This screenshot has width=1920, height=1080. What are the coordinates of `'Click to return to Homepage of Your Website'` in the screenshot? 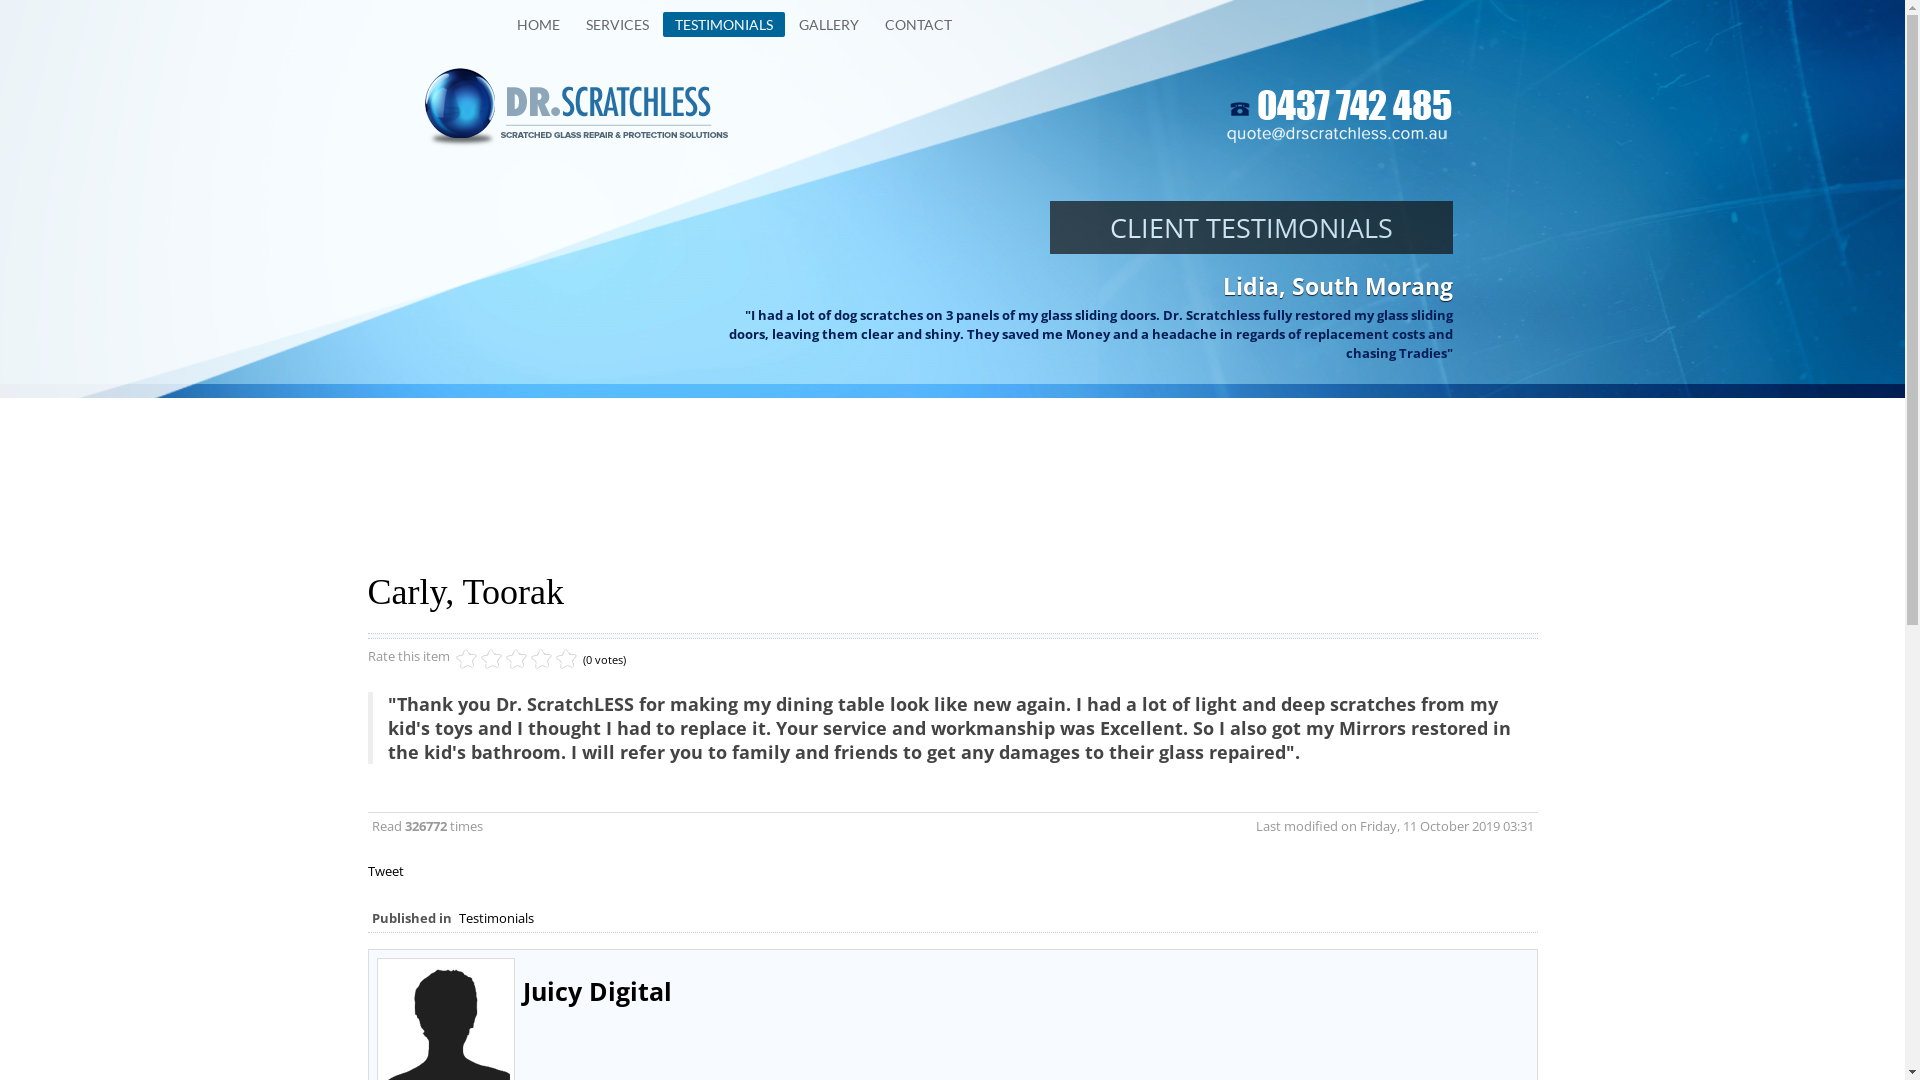 It's located at (576, 107).